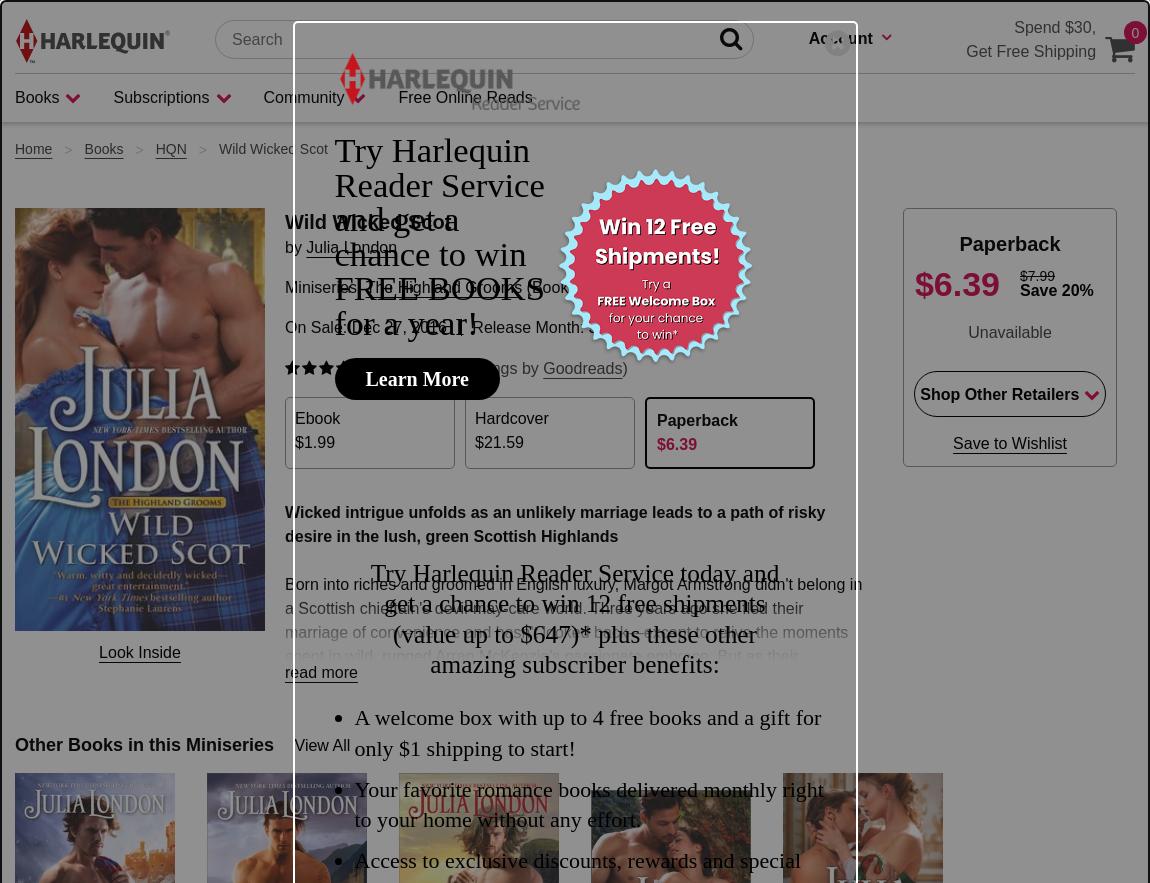 The height and width of the screenshot is (883, 1150). What do you see at coordinates (438, 288) in the screenshot?
I see `'FREE BOOKS'` at bounding box center [438, 288].